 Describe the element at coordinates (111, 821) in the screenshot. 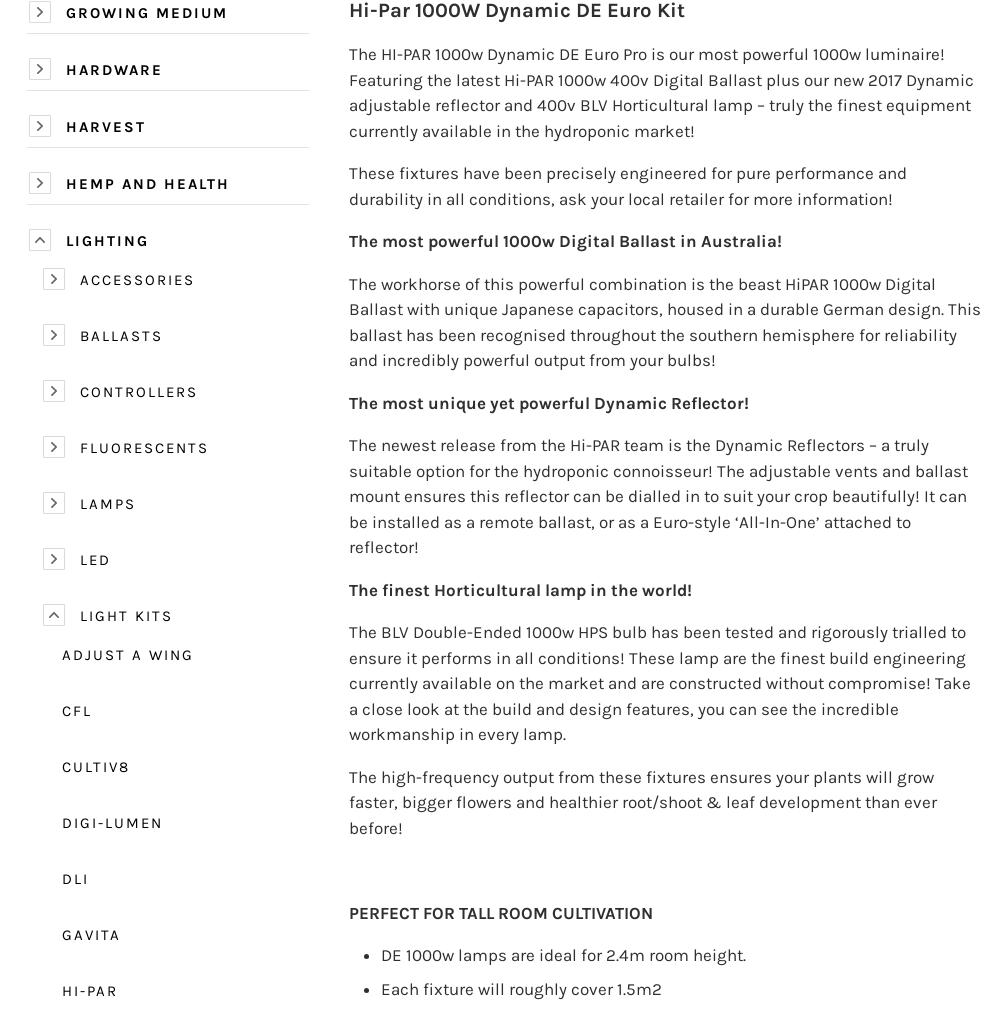

I see `'Digi-Lumen'` at that location.